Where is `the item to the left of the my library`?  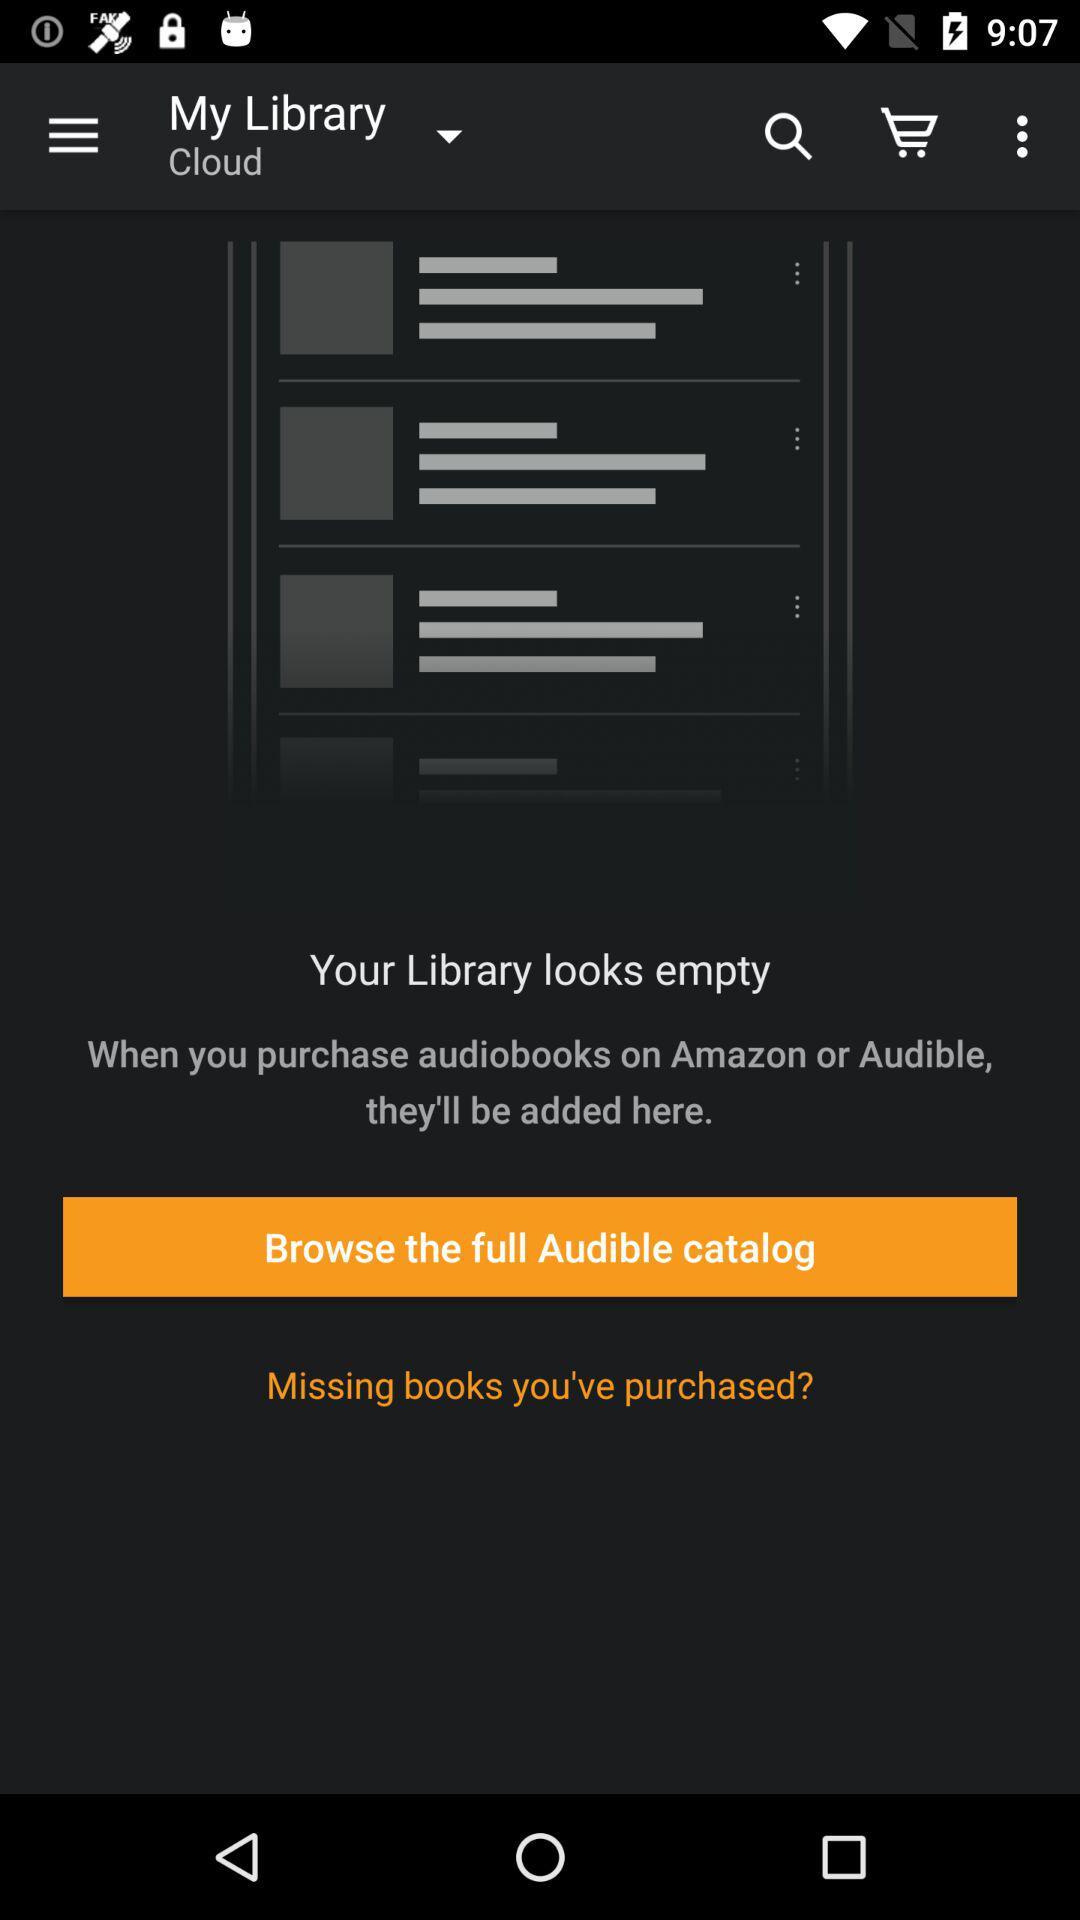
the item to the left of the my library is located at coordinates (72, 135).